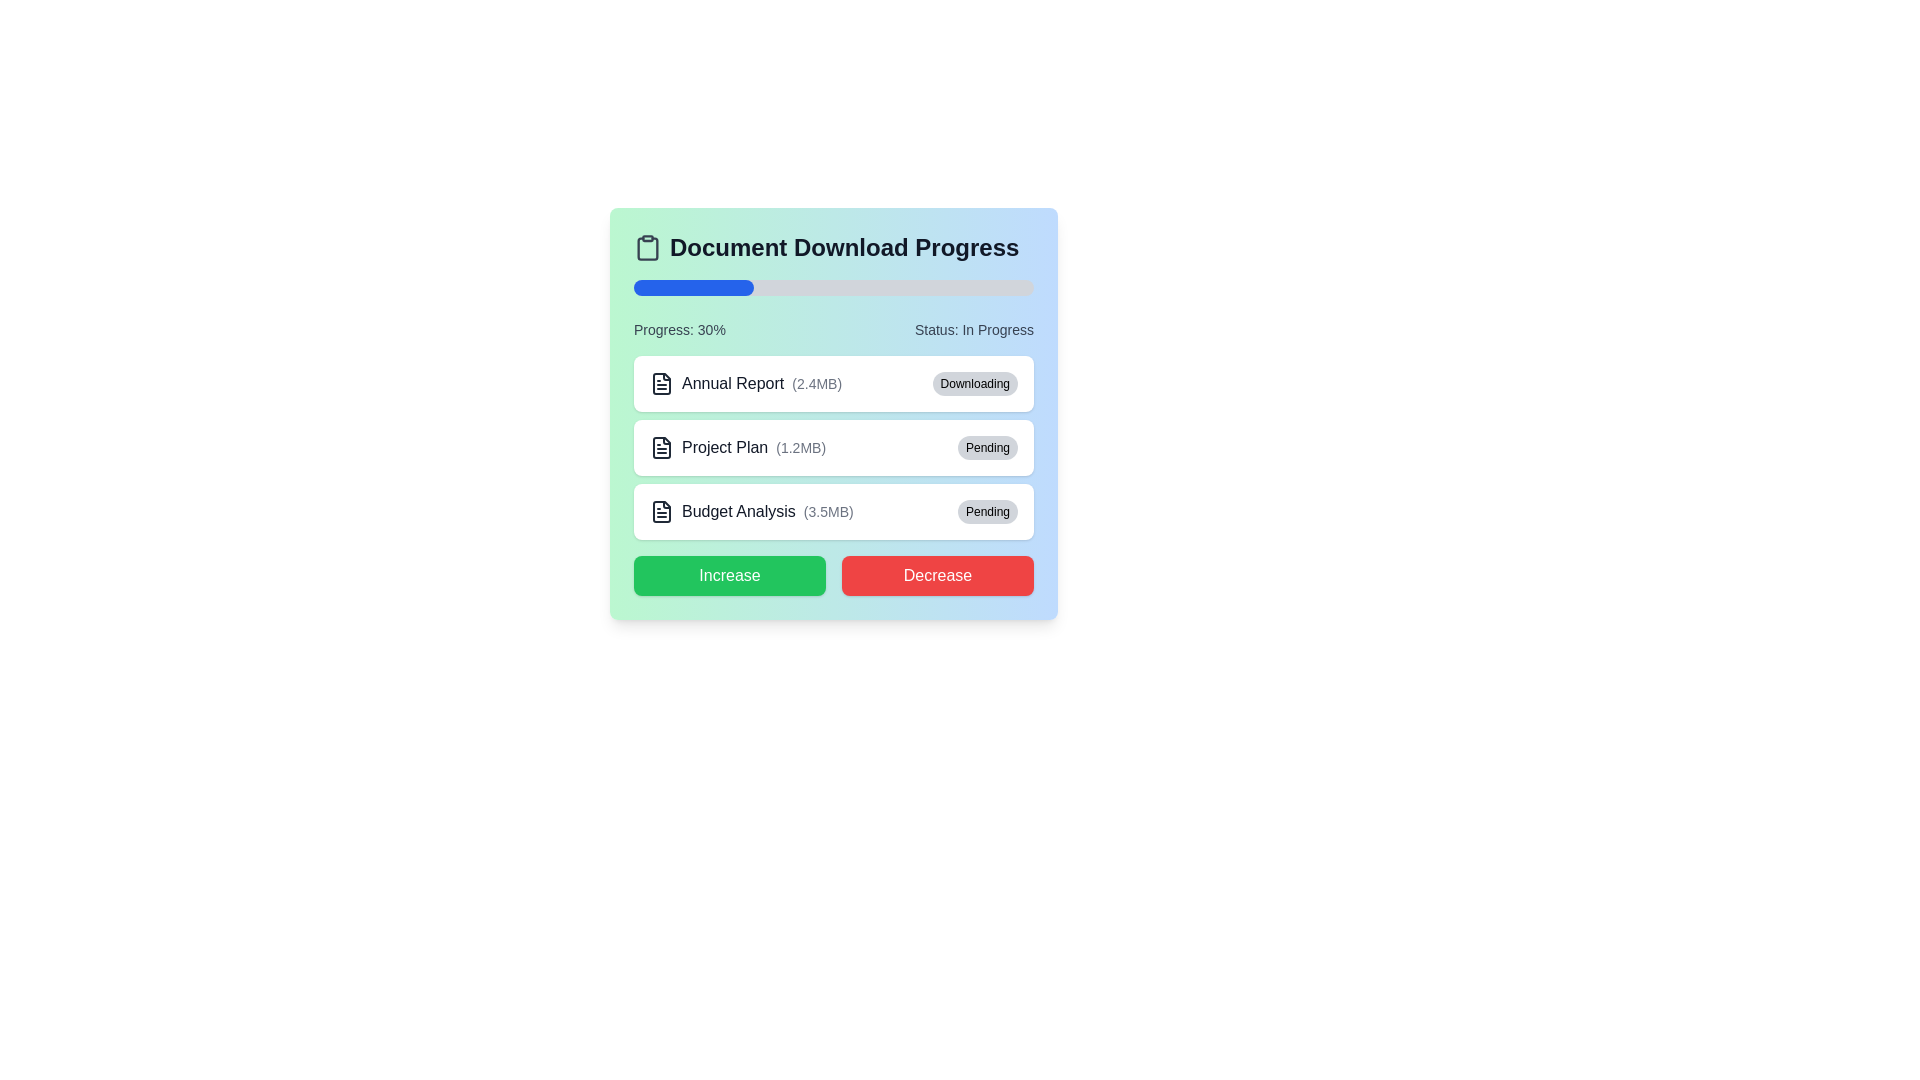 The image size is (1920, 1080). I want to click on the first button in the bottom section of the 'Document Download Progress' interface, so click(728, 575).